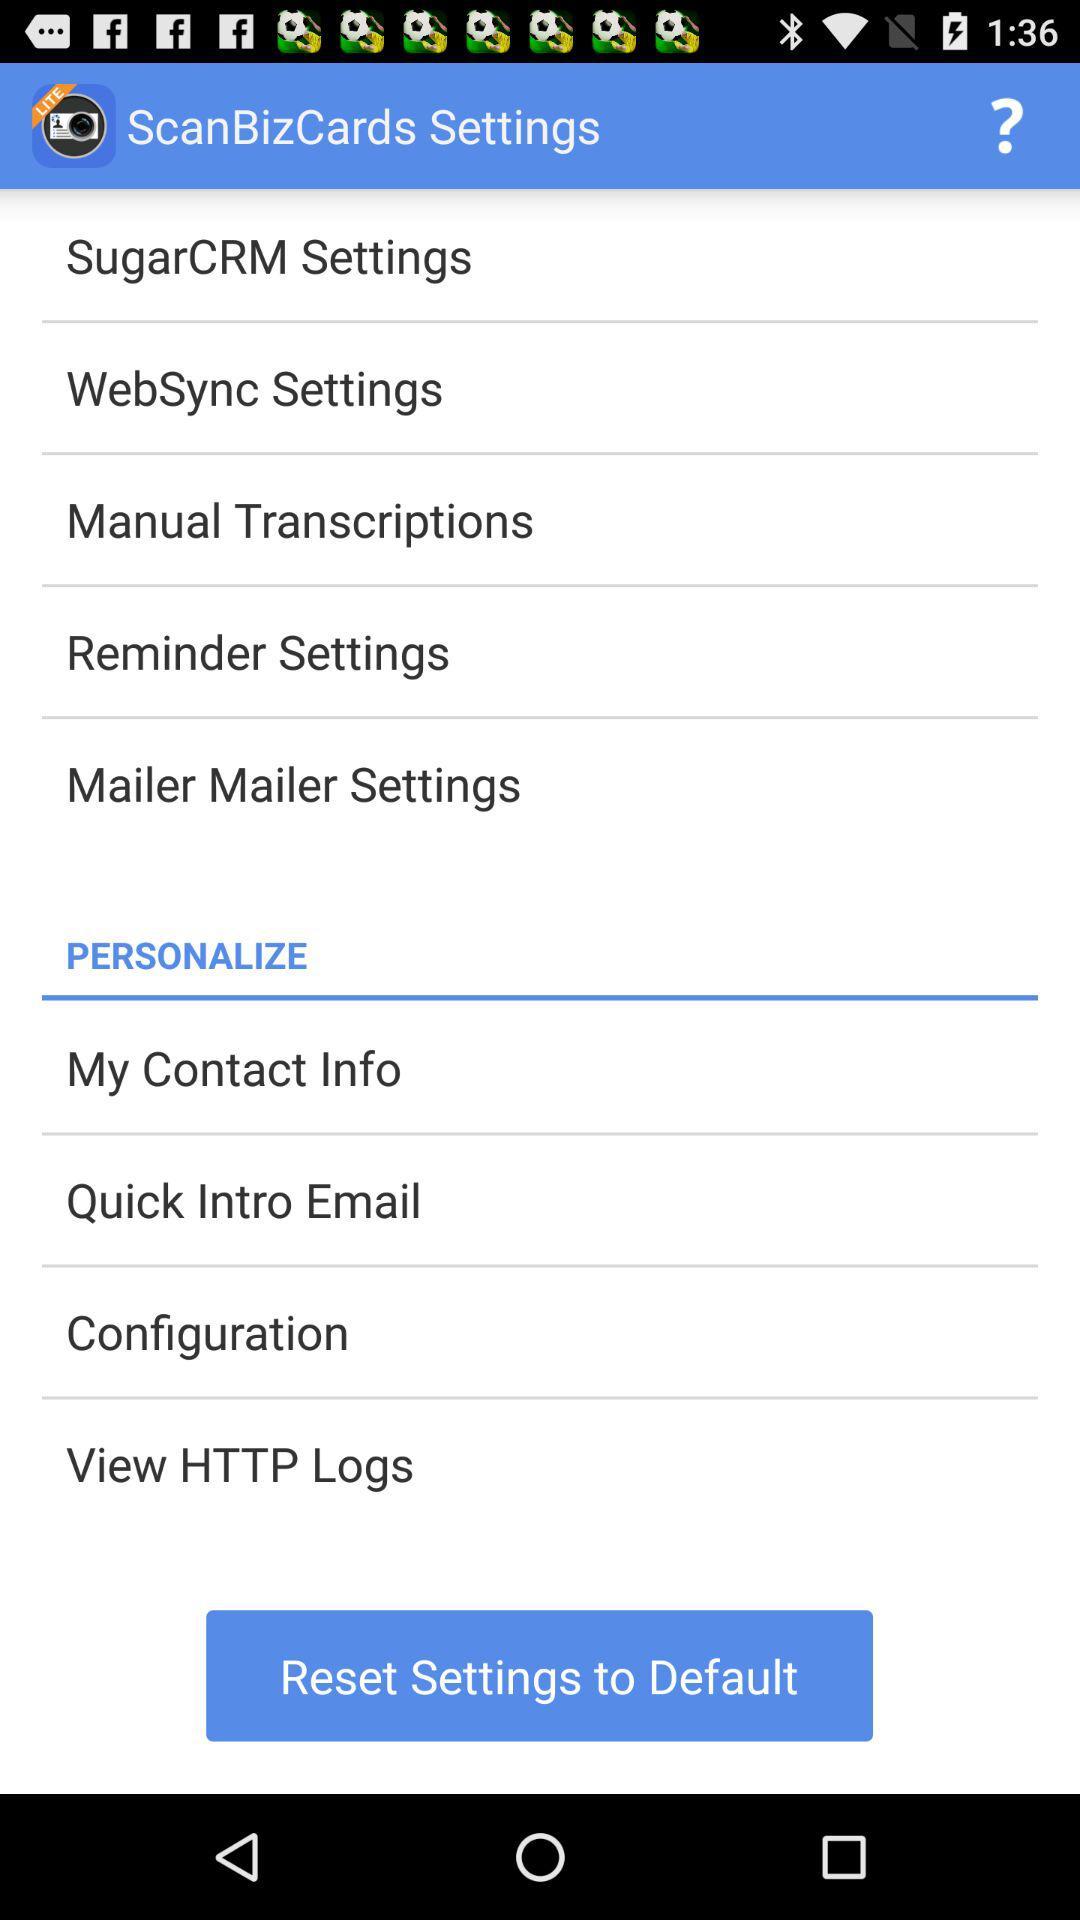 This screenshot has width=1080, height=1920. What do you see at coordinates (551, 953) in the screenshot?
I see `the personalize app` at bounding box center [551, 953].